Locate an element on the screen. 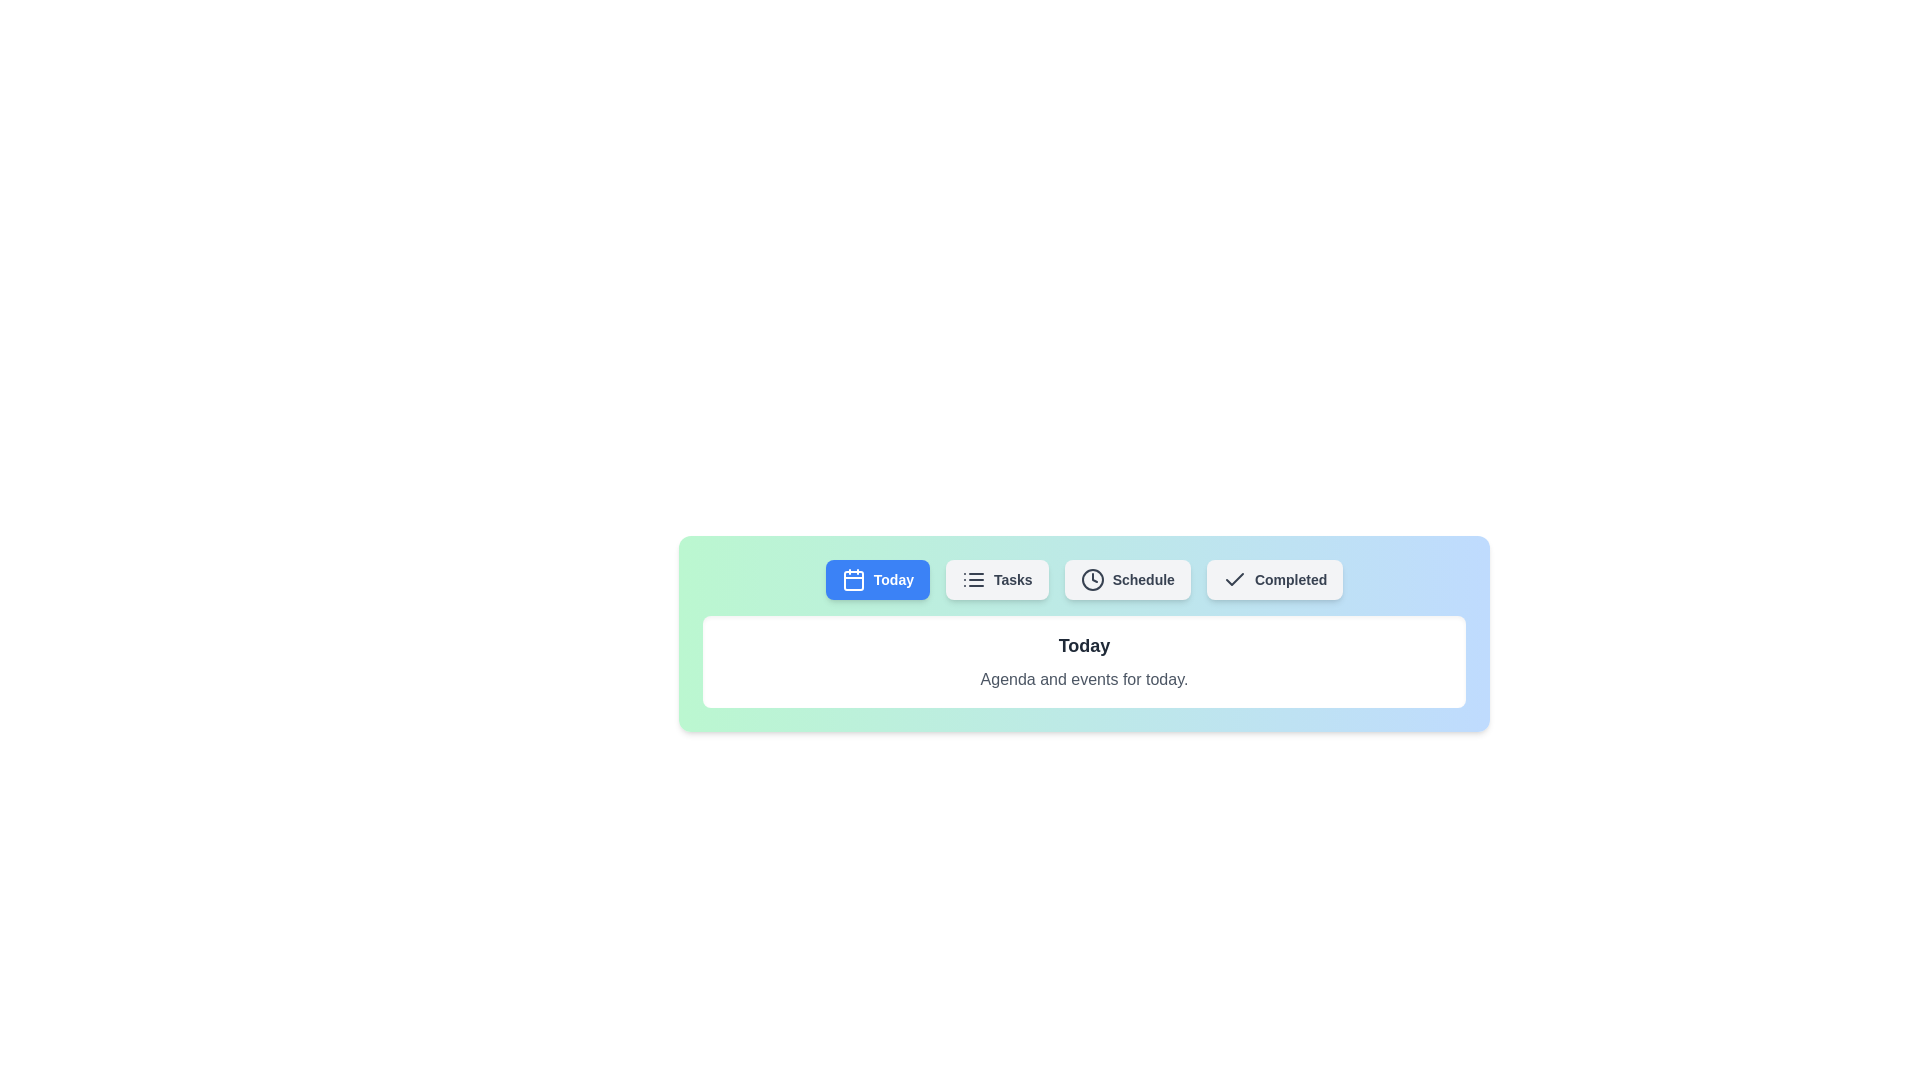 The height and width of the screenshot is (1080, 1920). the tab labeled Today to view its hover effect is located at coordinates (877, 579).